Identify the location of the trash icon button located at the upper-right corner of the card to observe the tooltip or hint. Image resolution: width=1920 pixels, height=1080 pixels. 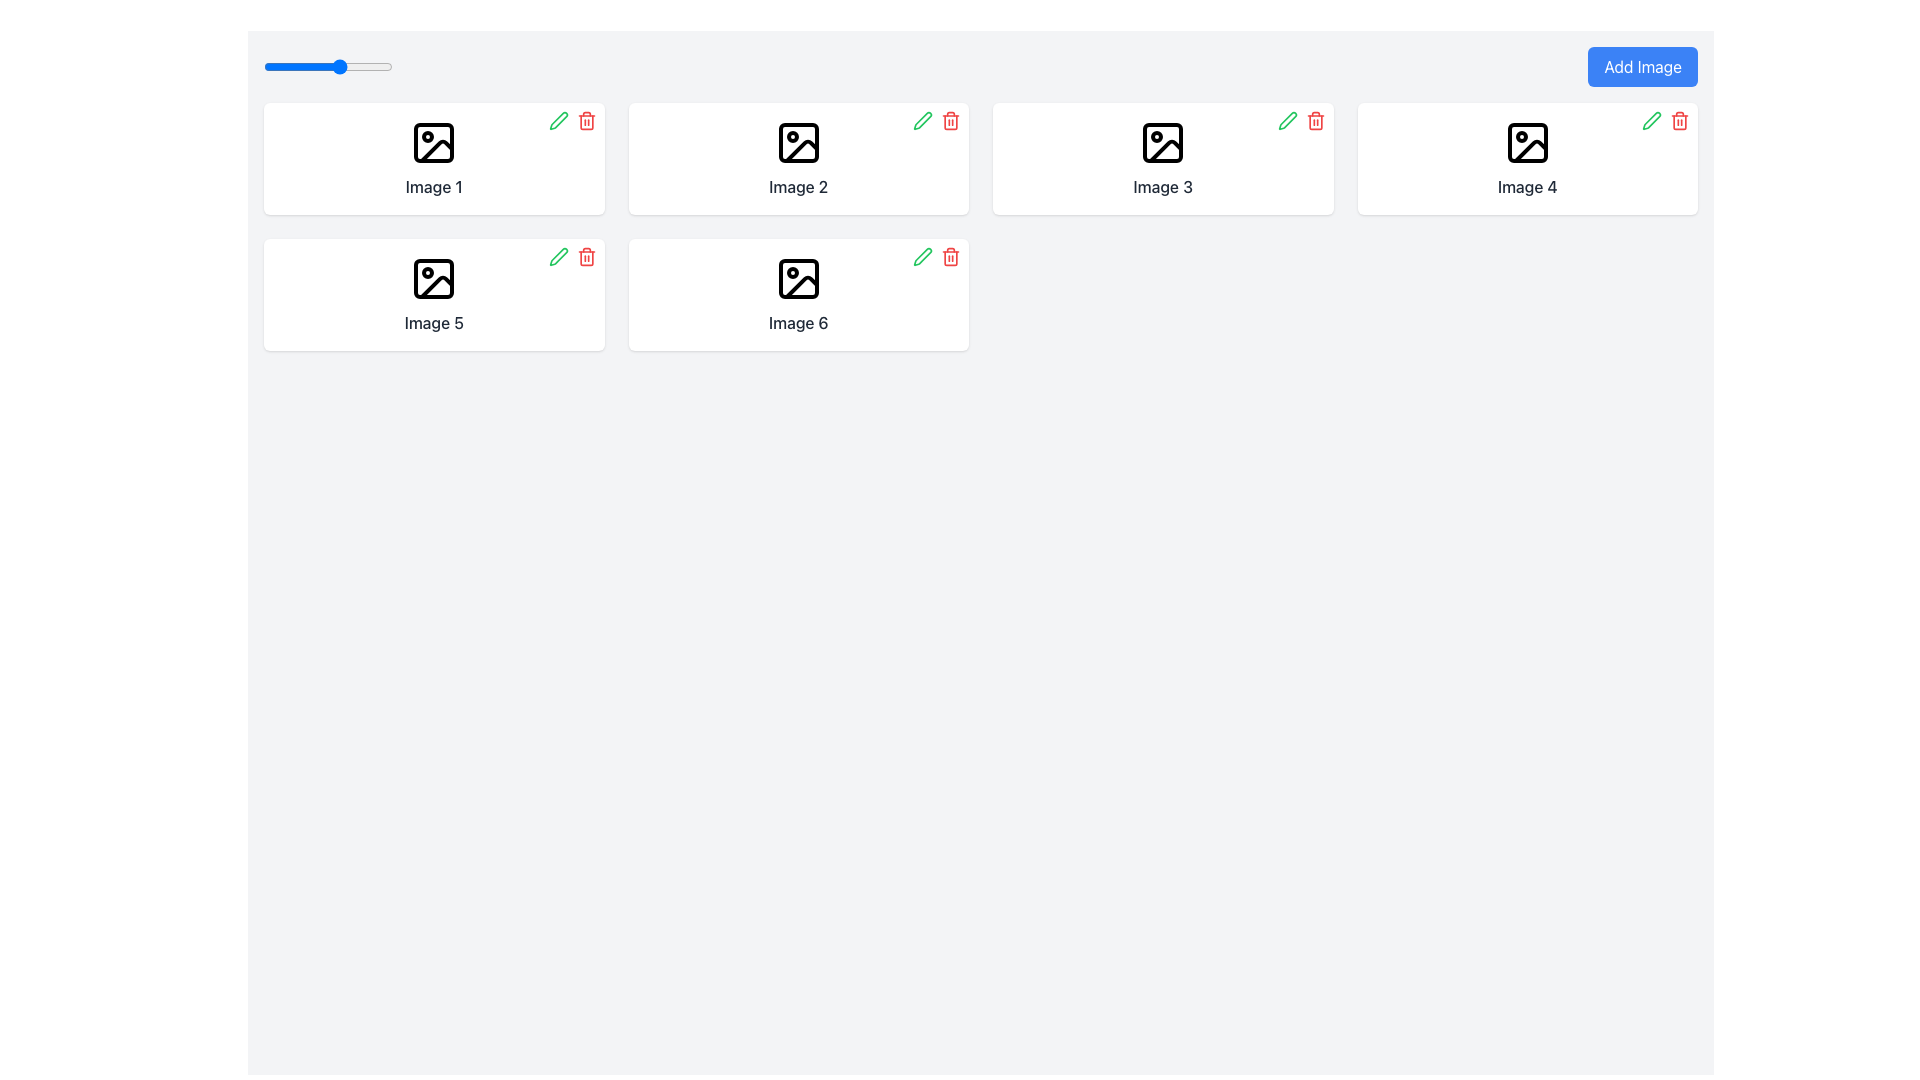
(949, 120).